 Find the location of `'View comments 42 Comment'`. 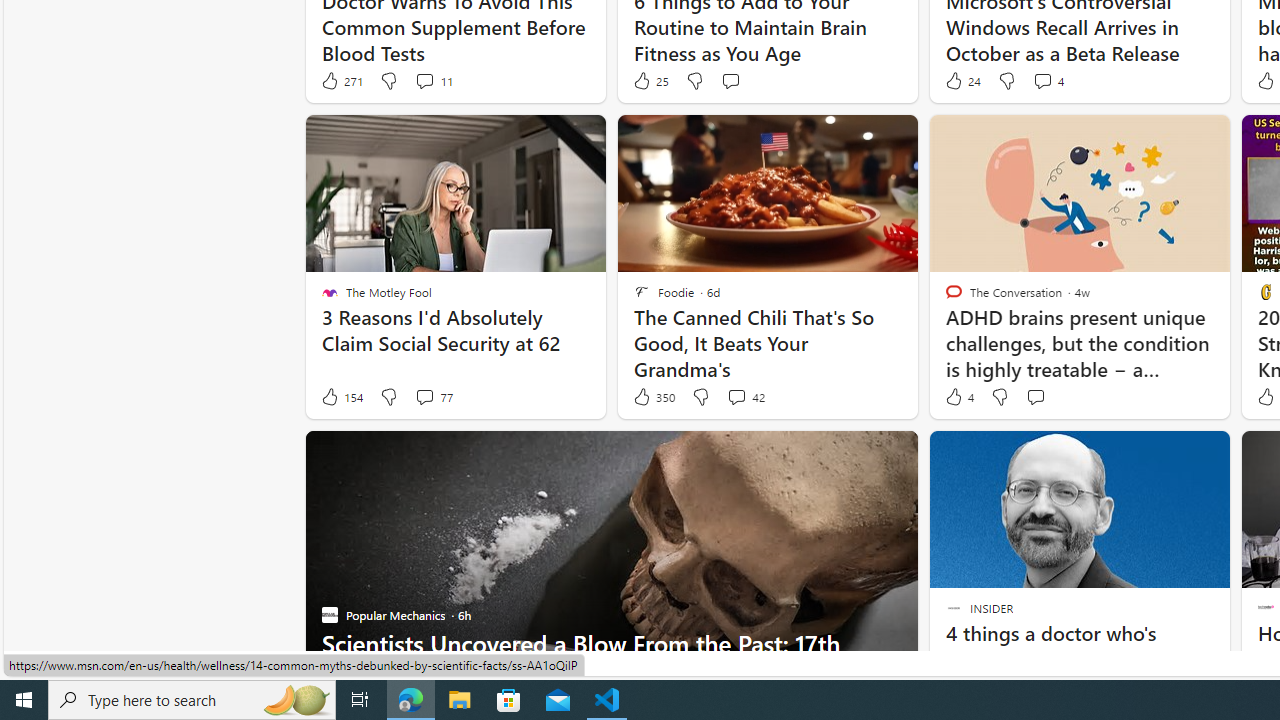

'View comments 42 Comment' is located at coordinates (744, 397).